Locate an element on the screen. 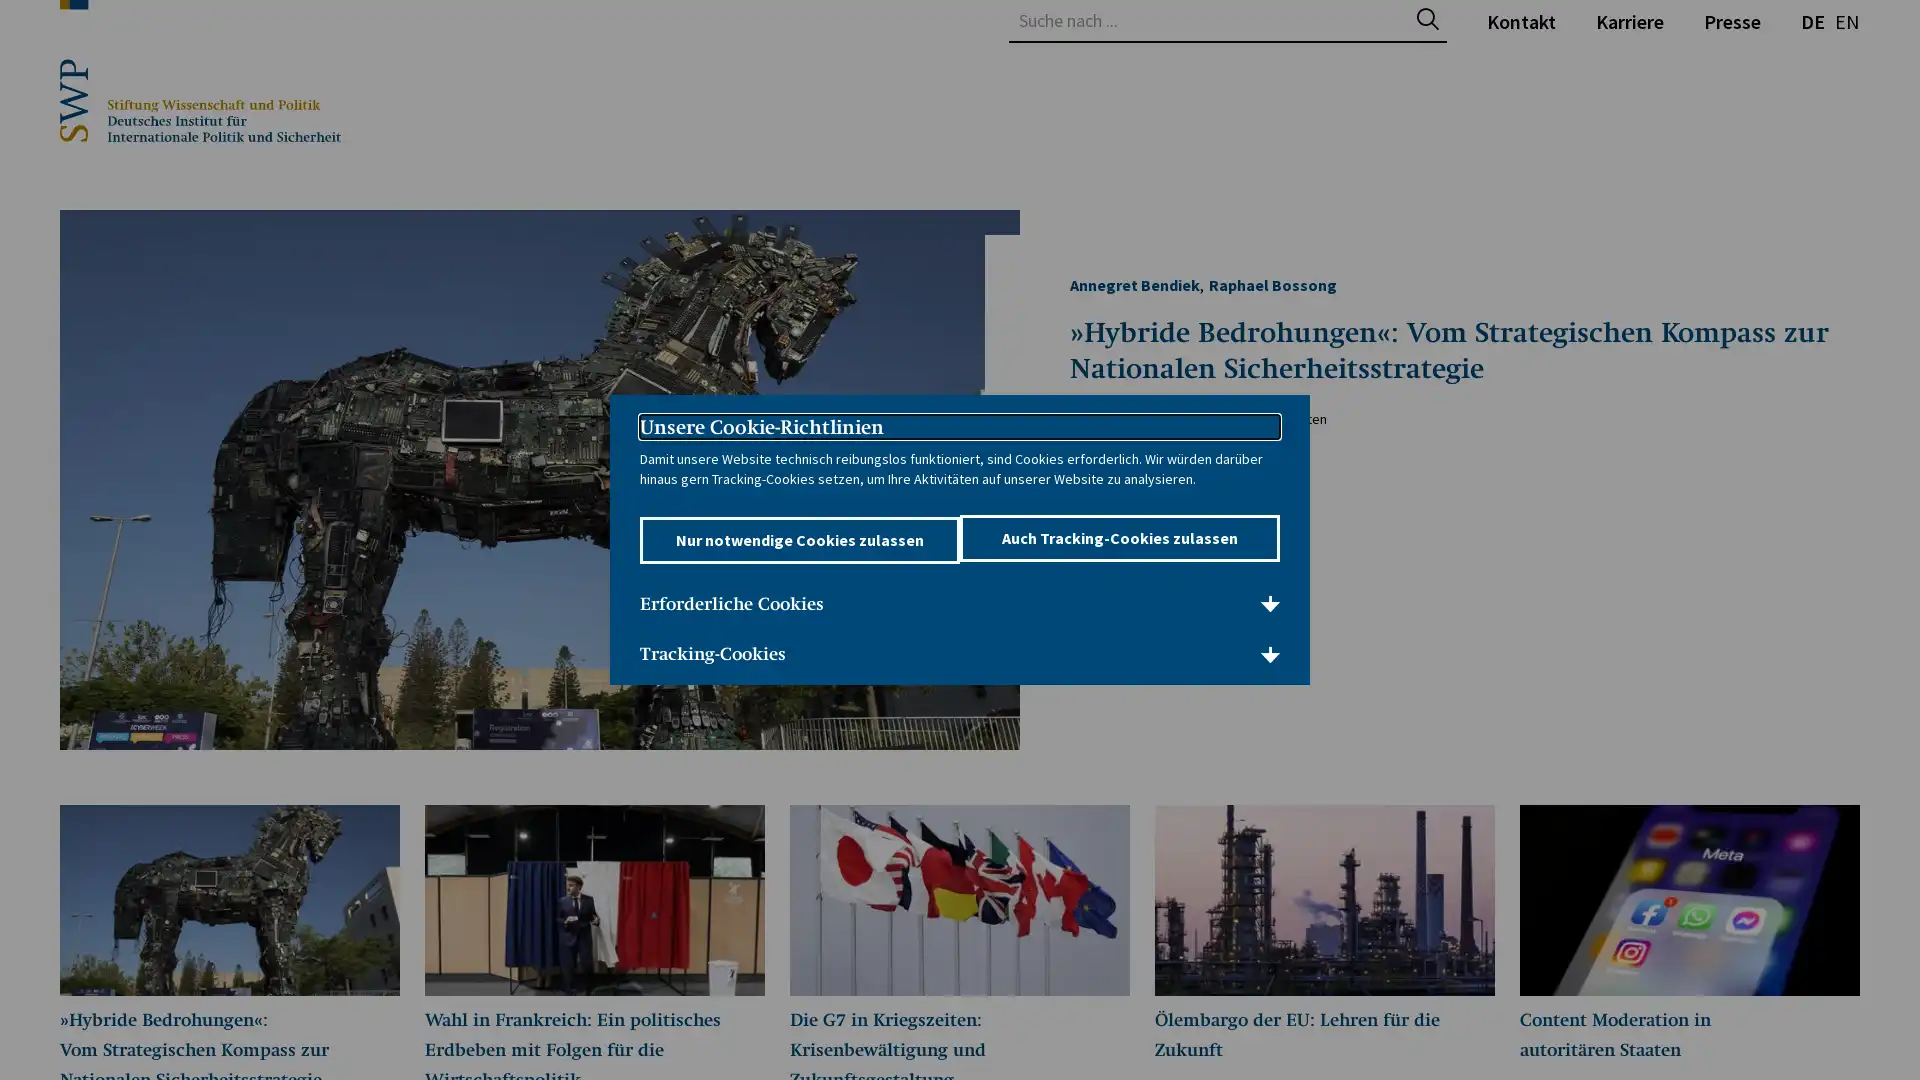 The height and width of the screenshot is (1080, 1920). Auch Tracking-Cookies zulassen is located at coordinates (1123, 537).